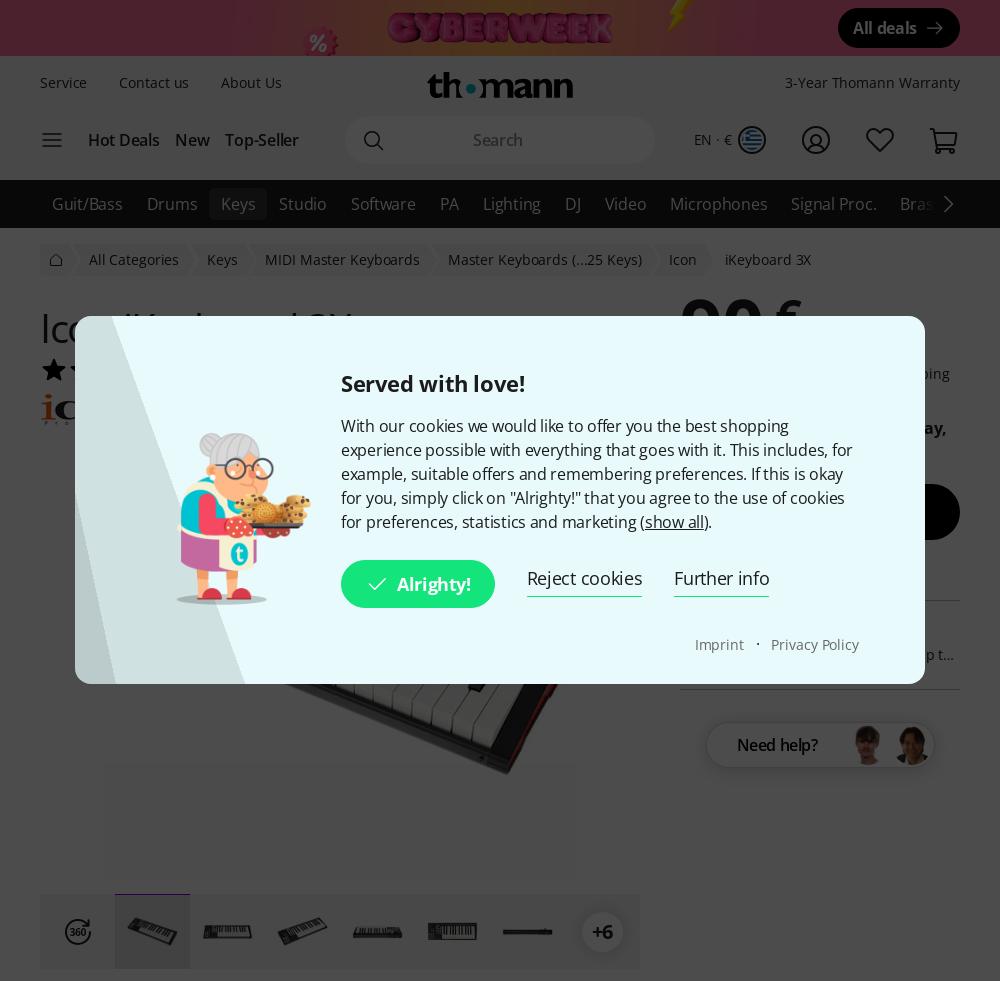 The image size is (1000, 981). Describe the element at coordinates (432, 381) in the screenshot. I see `'Served with love!'` at that location.